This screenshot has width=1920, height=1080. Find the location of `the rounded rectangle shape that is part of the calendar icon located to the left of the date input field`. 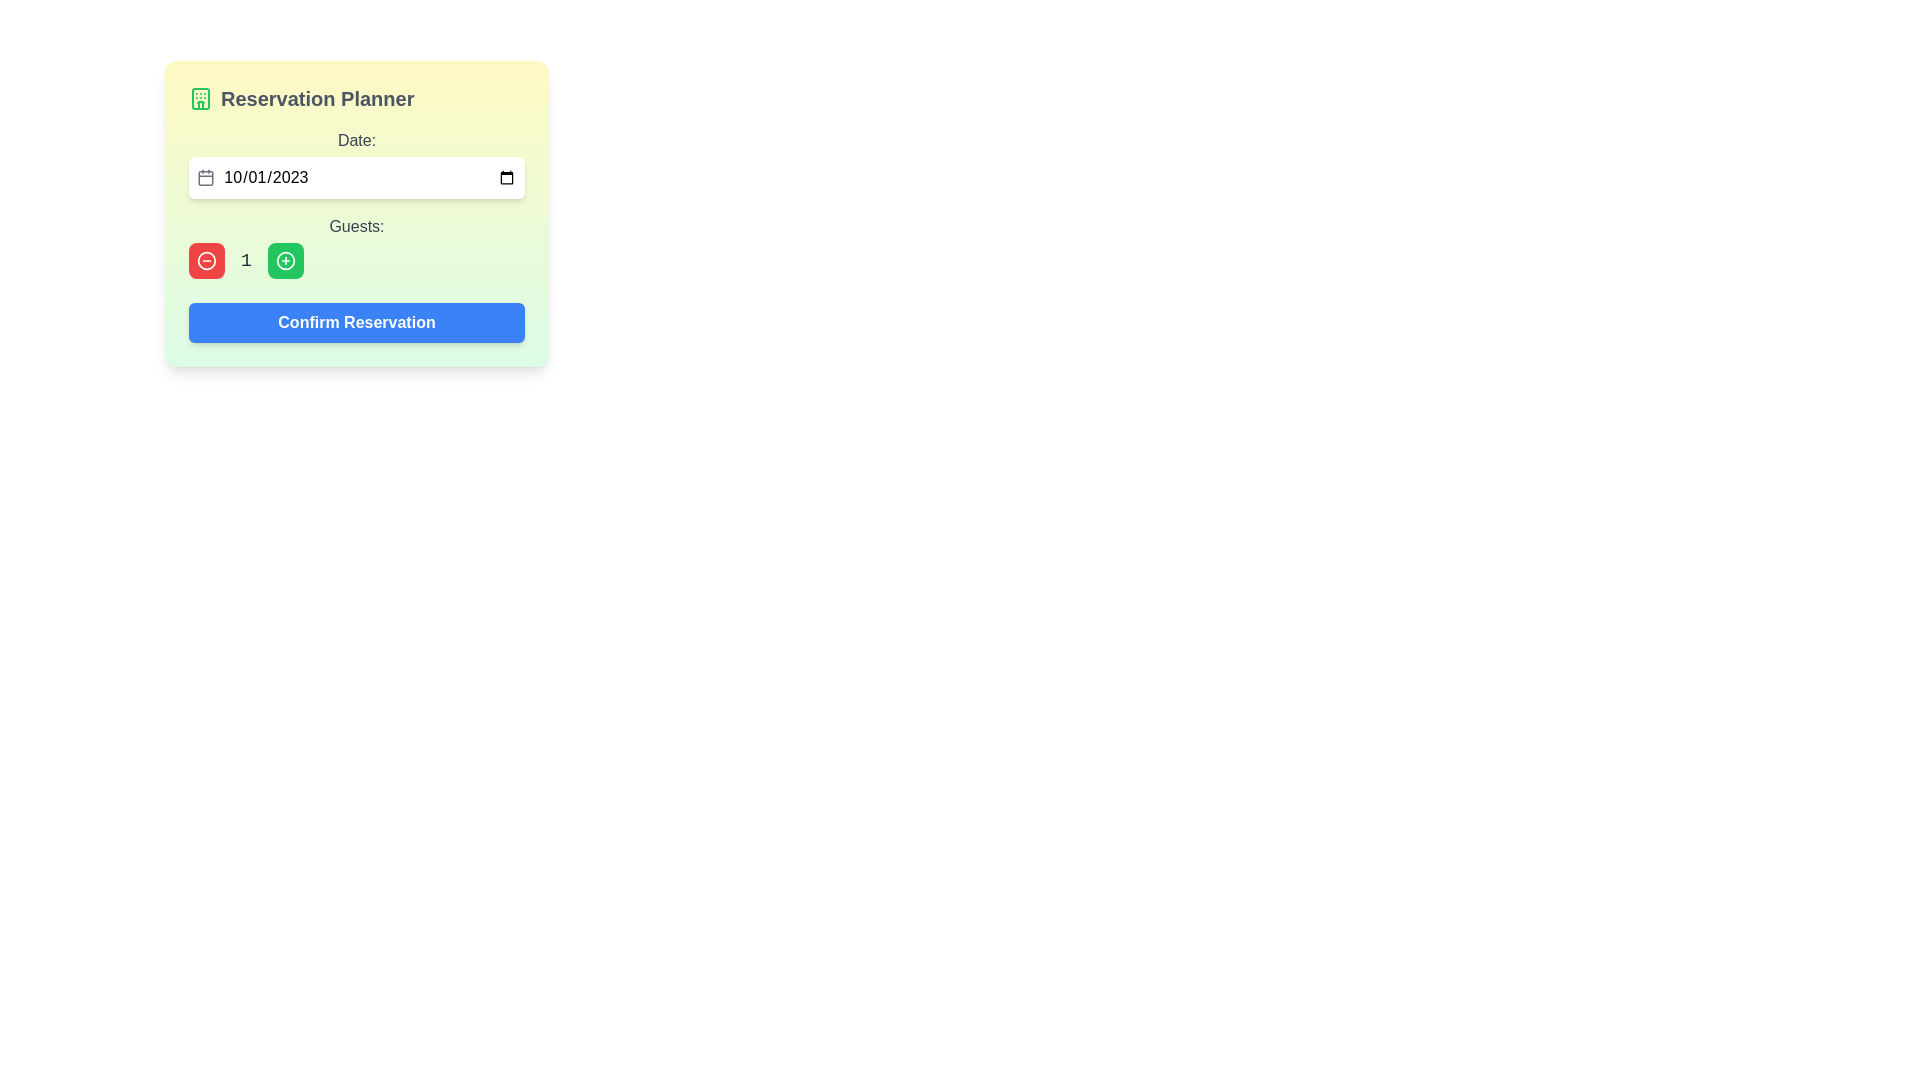

the rounded rectangle shape that is part of the calendar icon located to the left of the date input field is located at coordinates (206, 177).